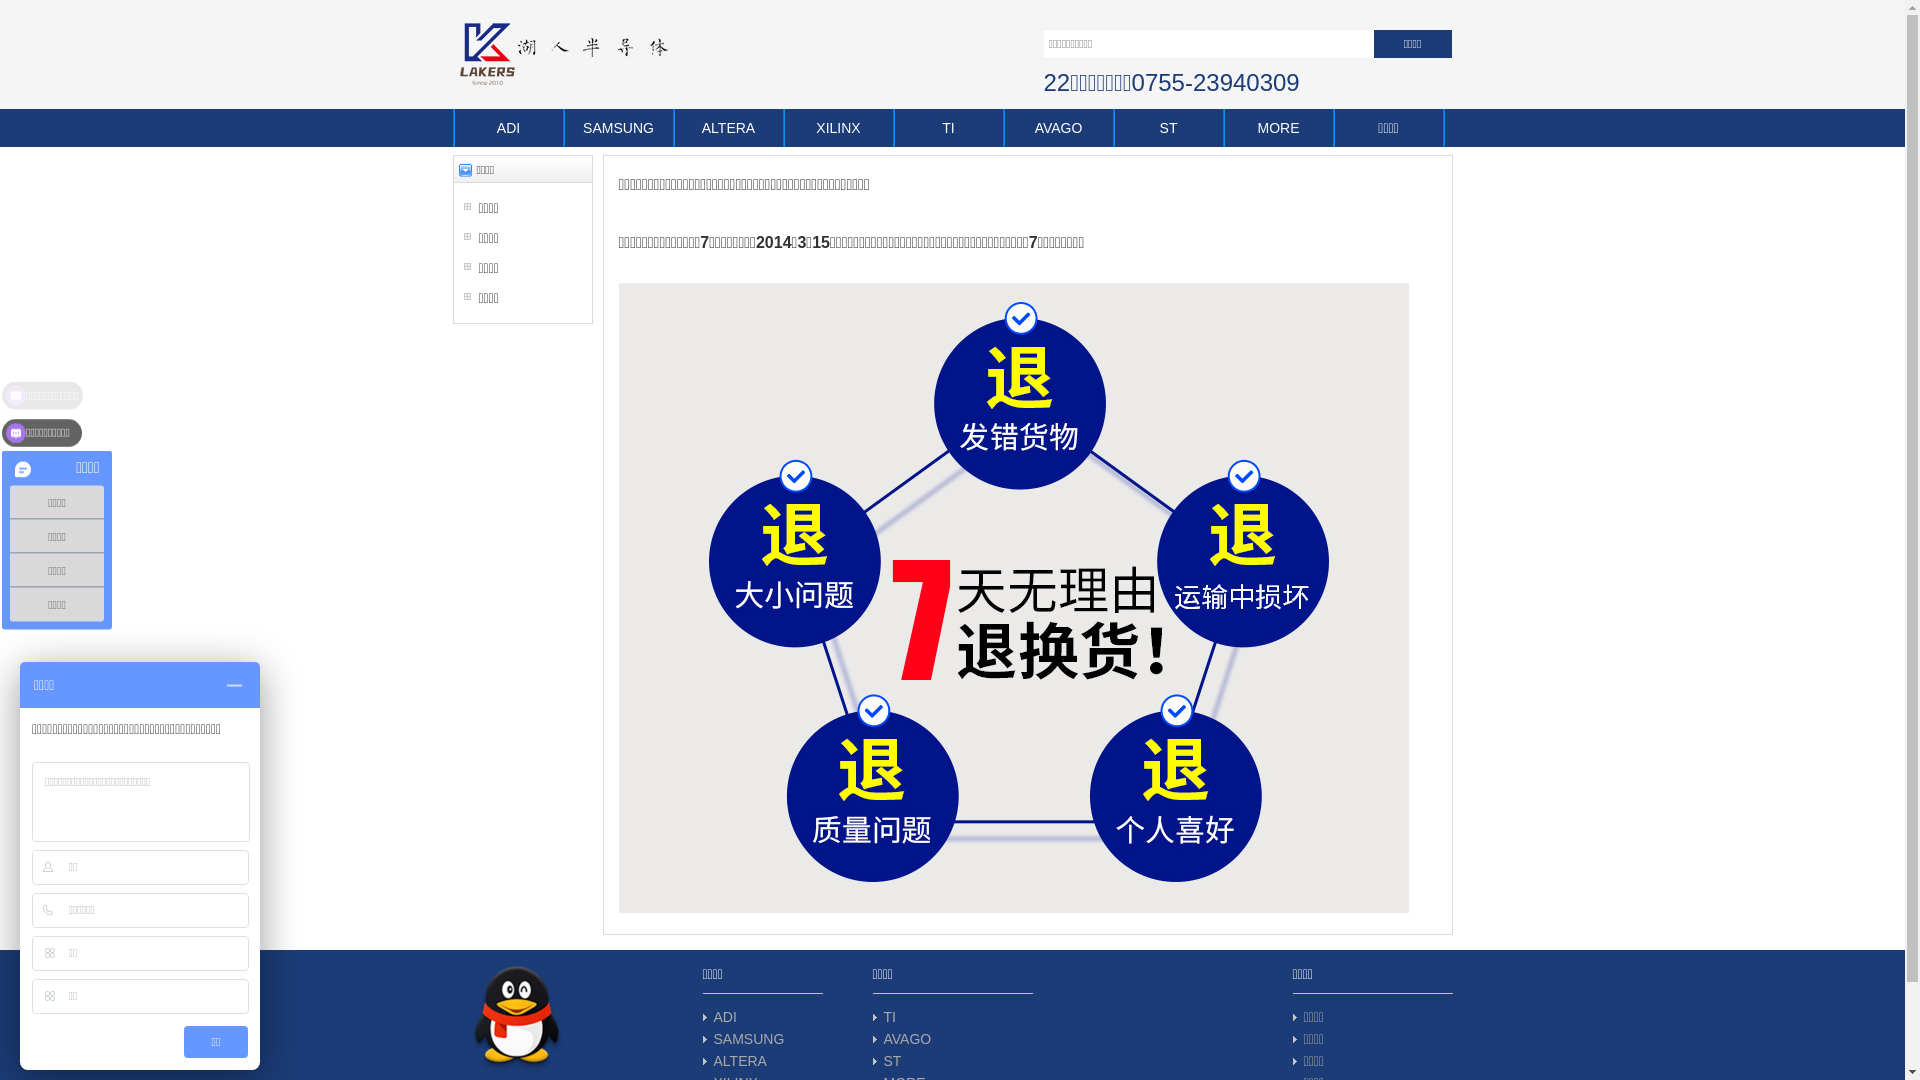 Image resolution: width=1920 pixels, height=1080 pixels. What do you see at coordinates (906, 1037) in the screenshot?
I see `'AVAGO'` at bounding box center [906, 1037].